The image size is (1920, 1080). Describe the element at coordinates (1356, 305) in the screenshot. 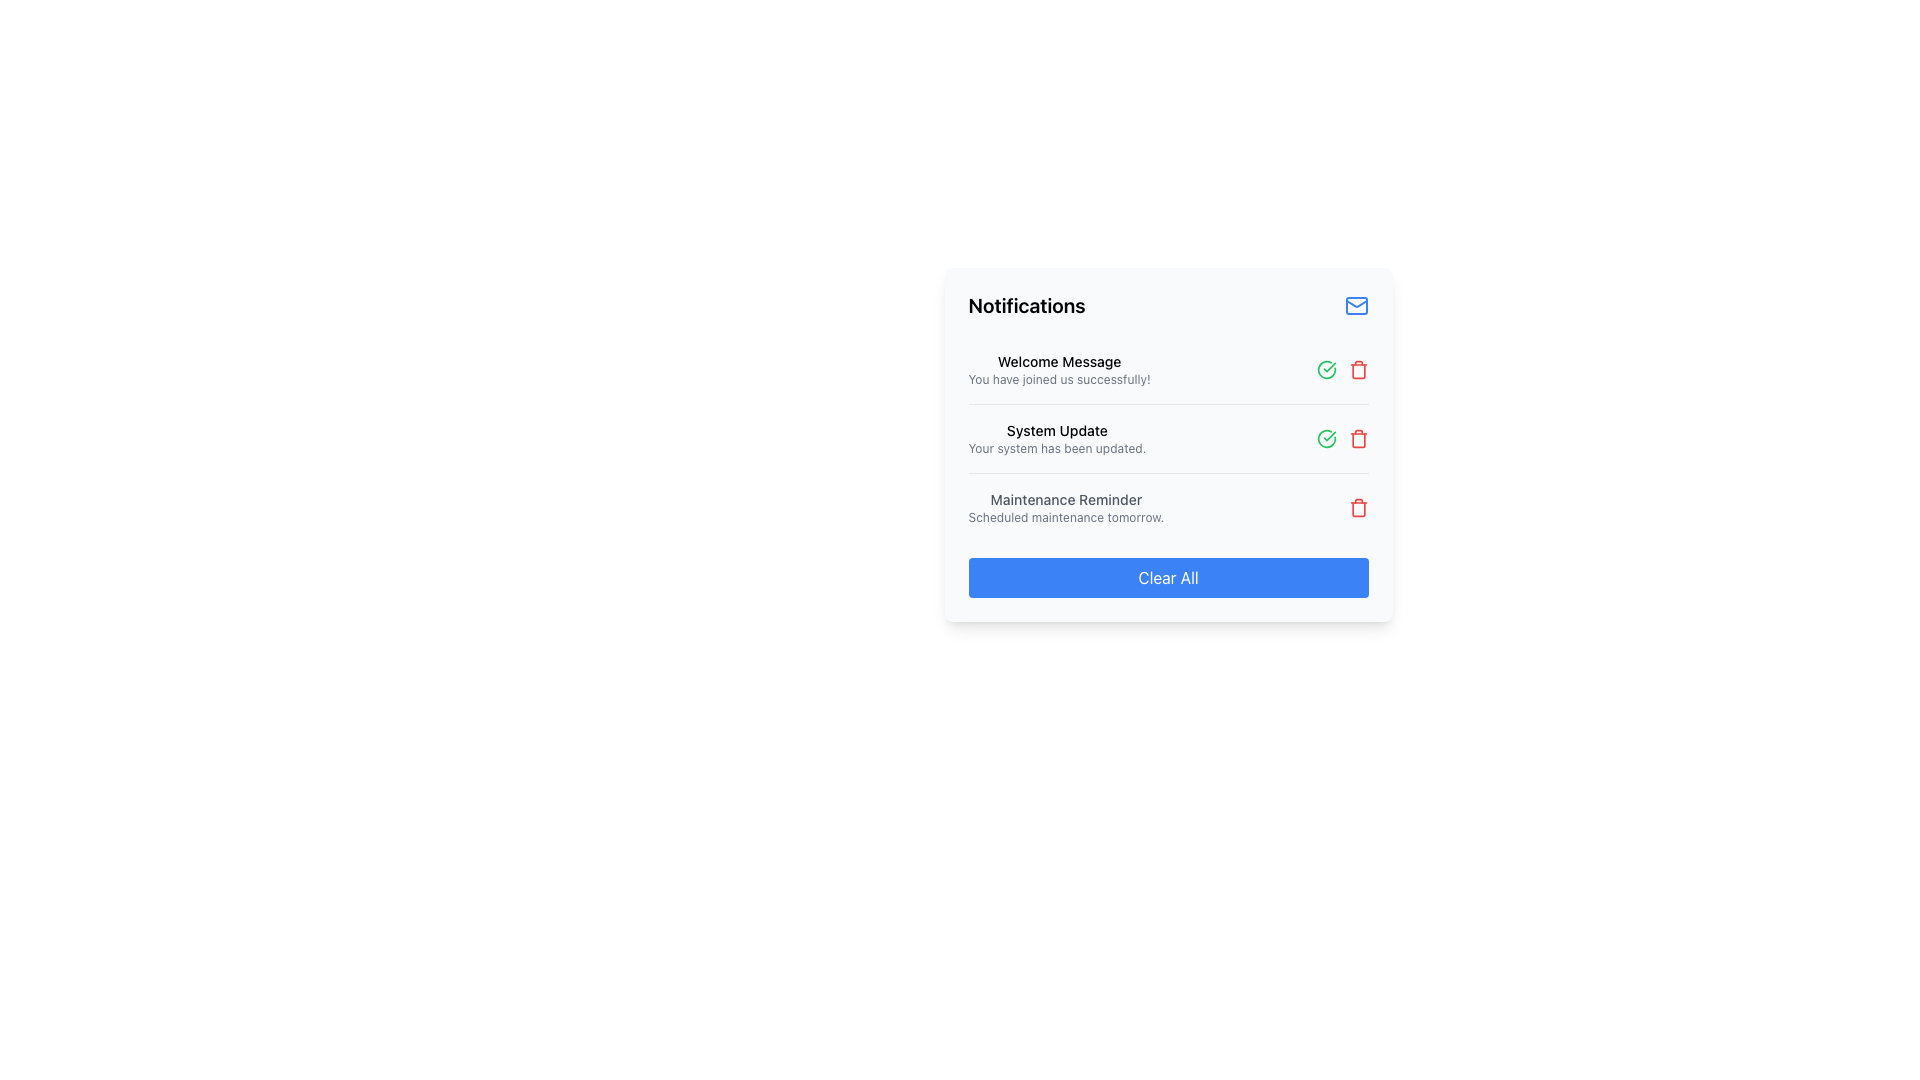

I see `the envelope portion of the mail icon located at the top-right corner of the notification panel` at that location.